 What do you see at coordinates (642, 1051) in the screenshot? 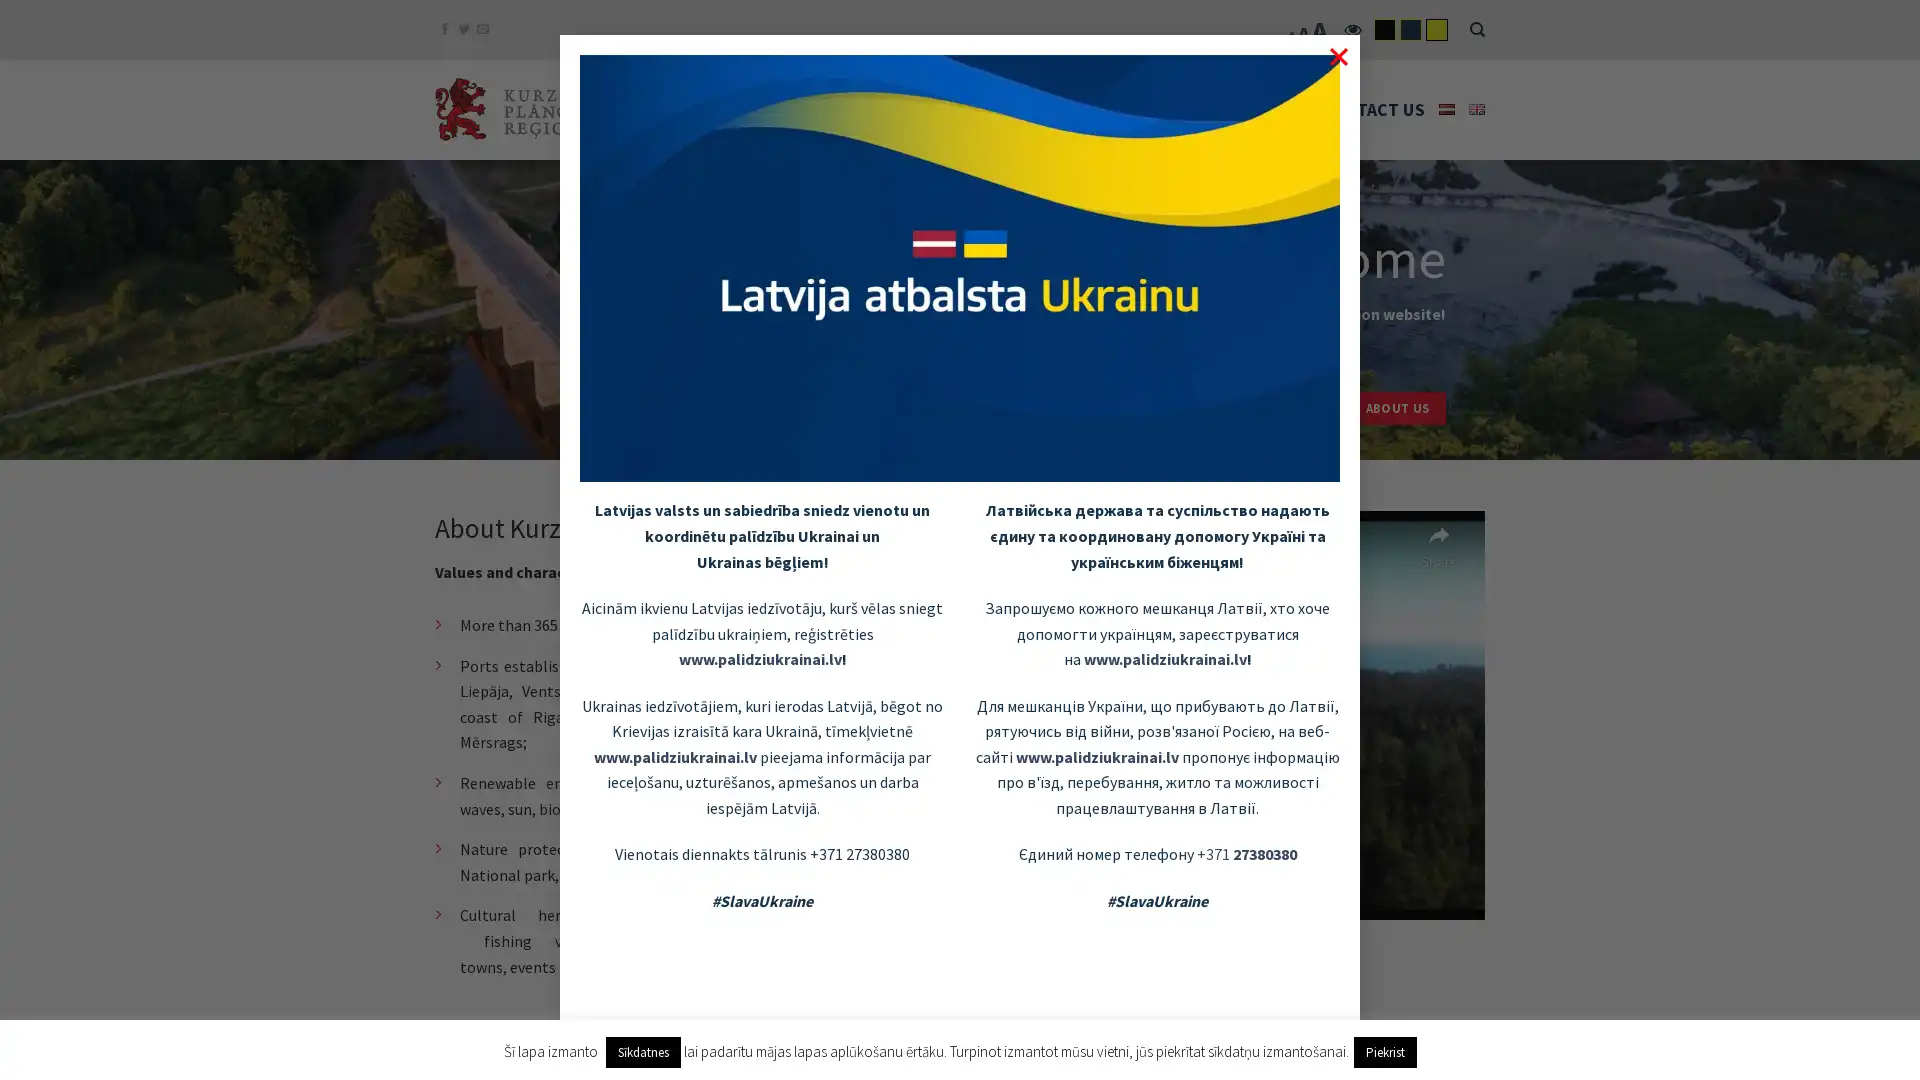
I see `Sikdatnes` at bounding box center [642, 1051].